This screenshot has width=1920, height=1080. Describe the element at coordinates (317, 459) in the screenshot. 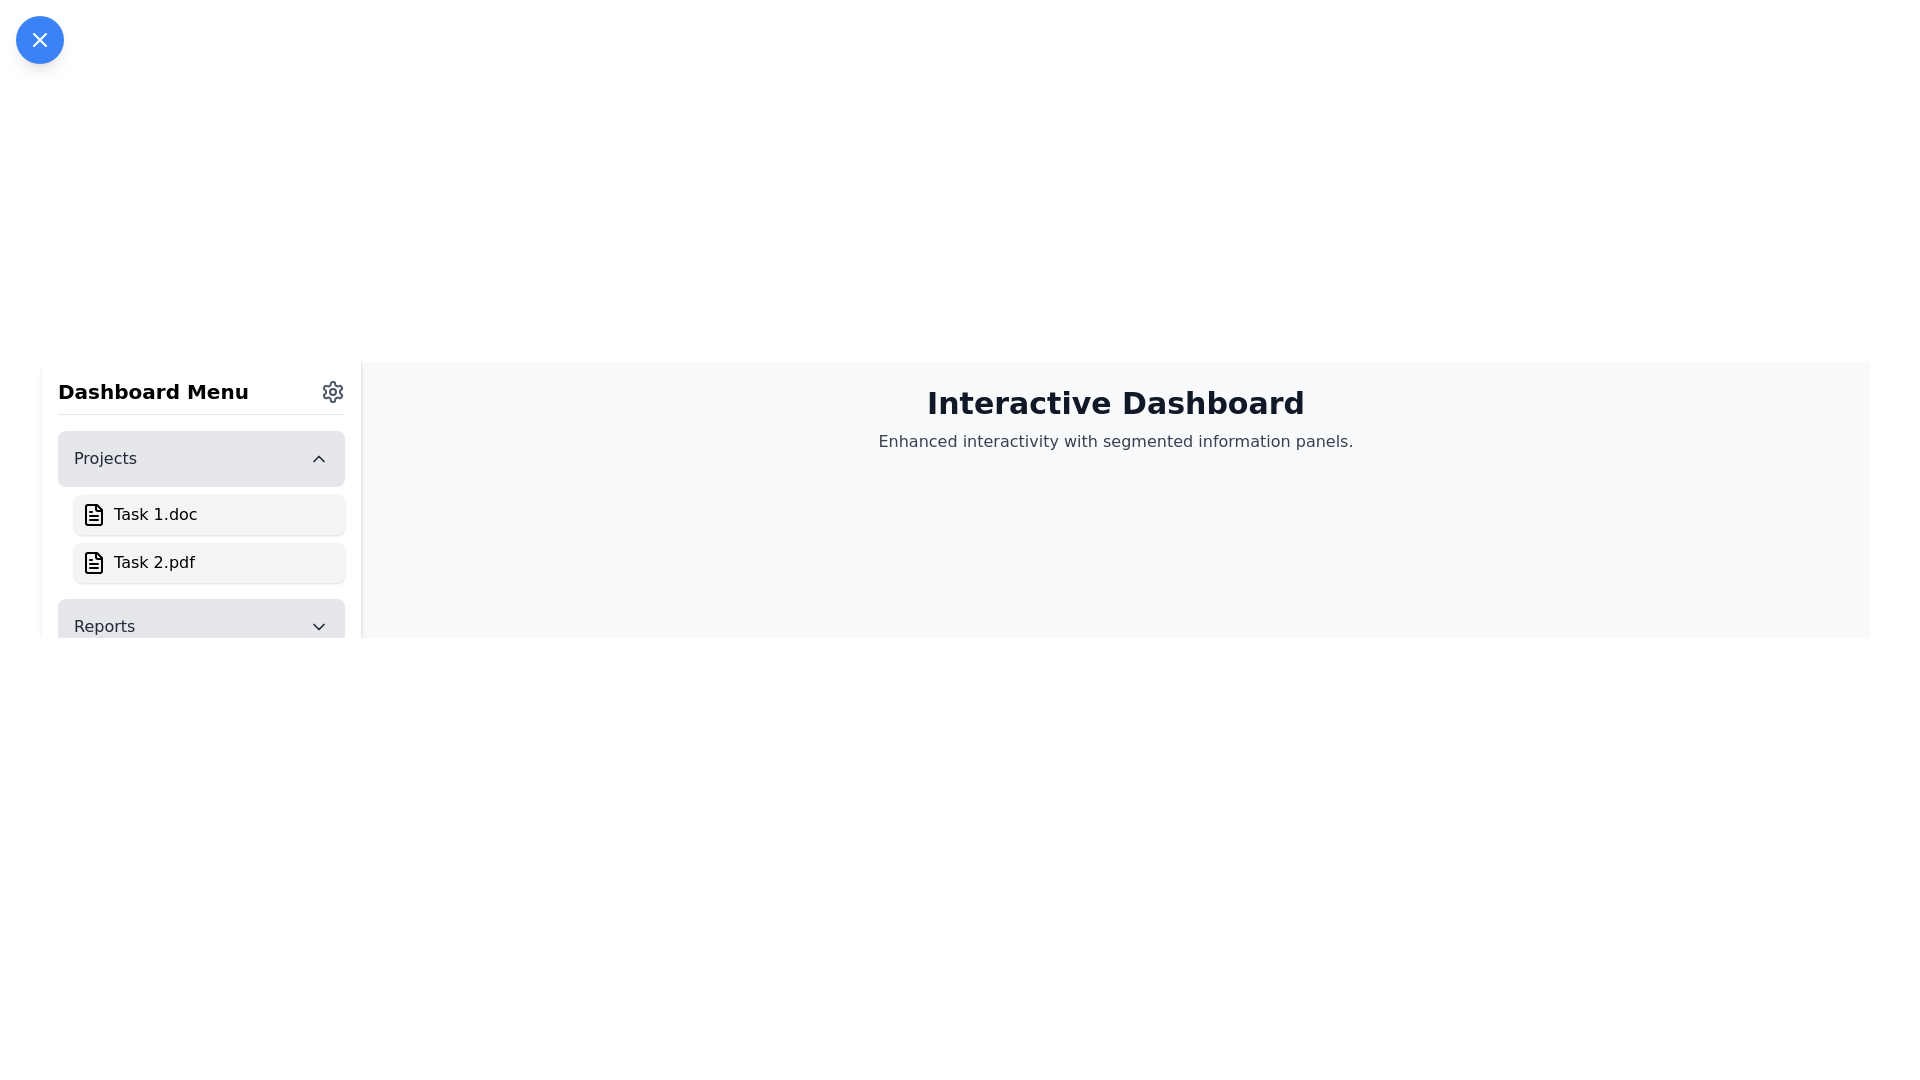

I see `the chevron icon button located to the right of the 'Projects' label in the left sidebar menu` at that location.